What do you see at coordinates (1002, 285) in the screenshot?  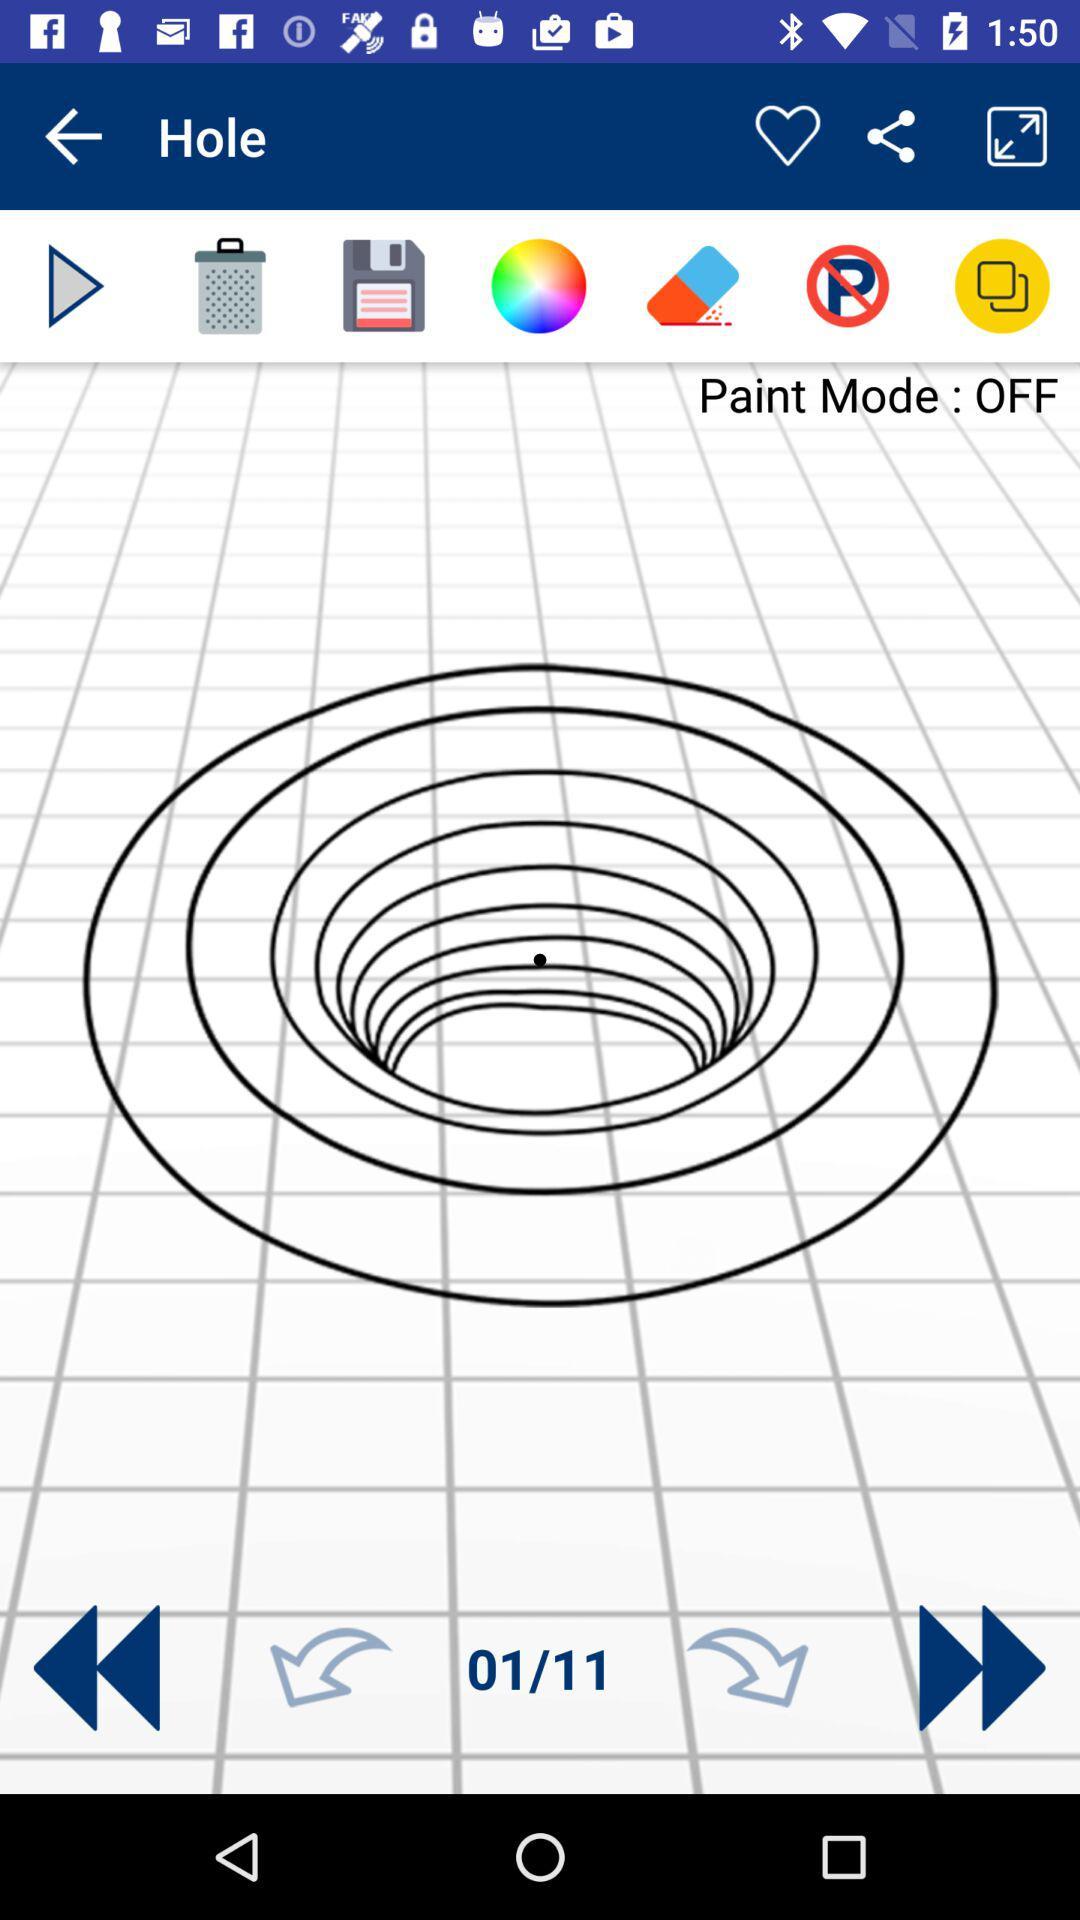 I see `open another layer` at bounding box center [1002, 285].